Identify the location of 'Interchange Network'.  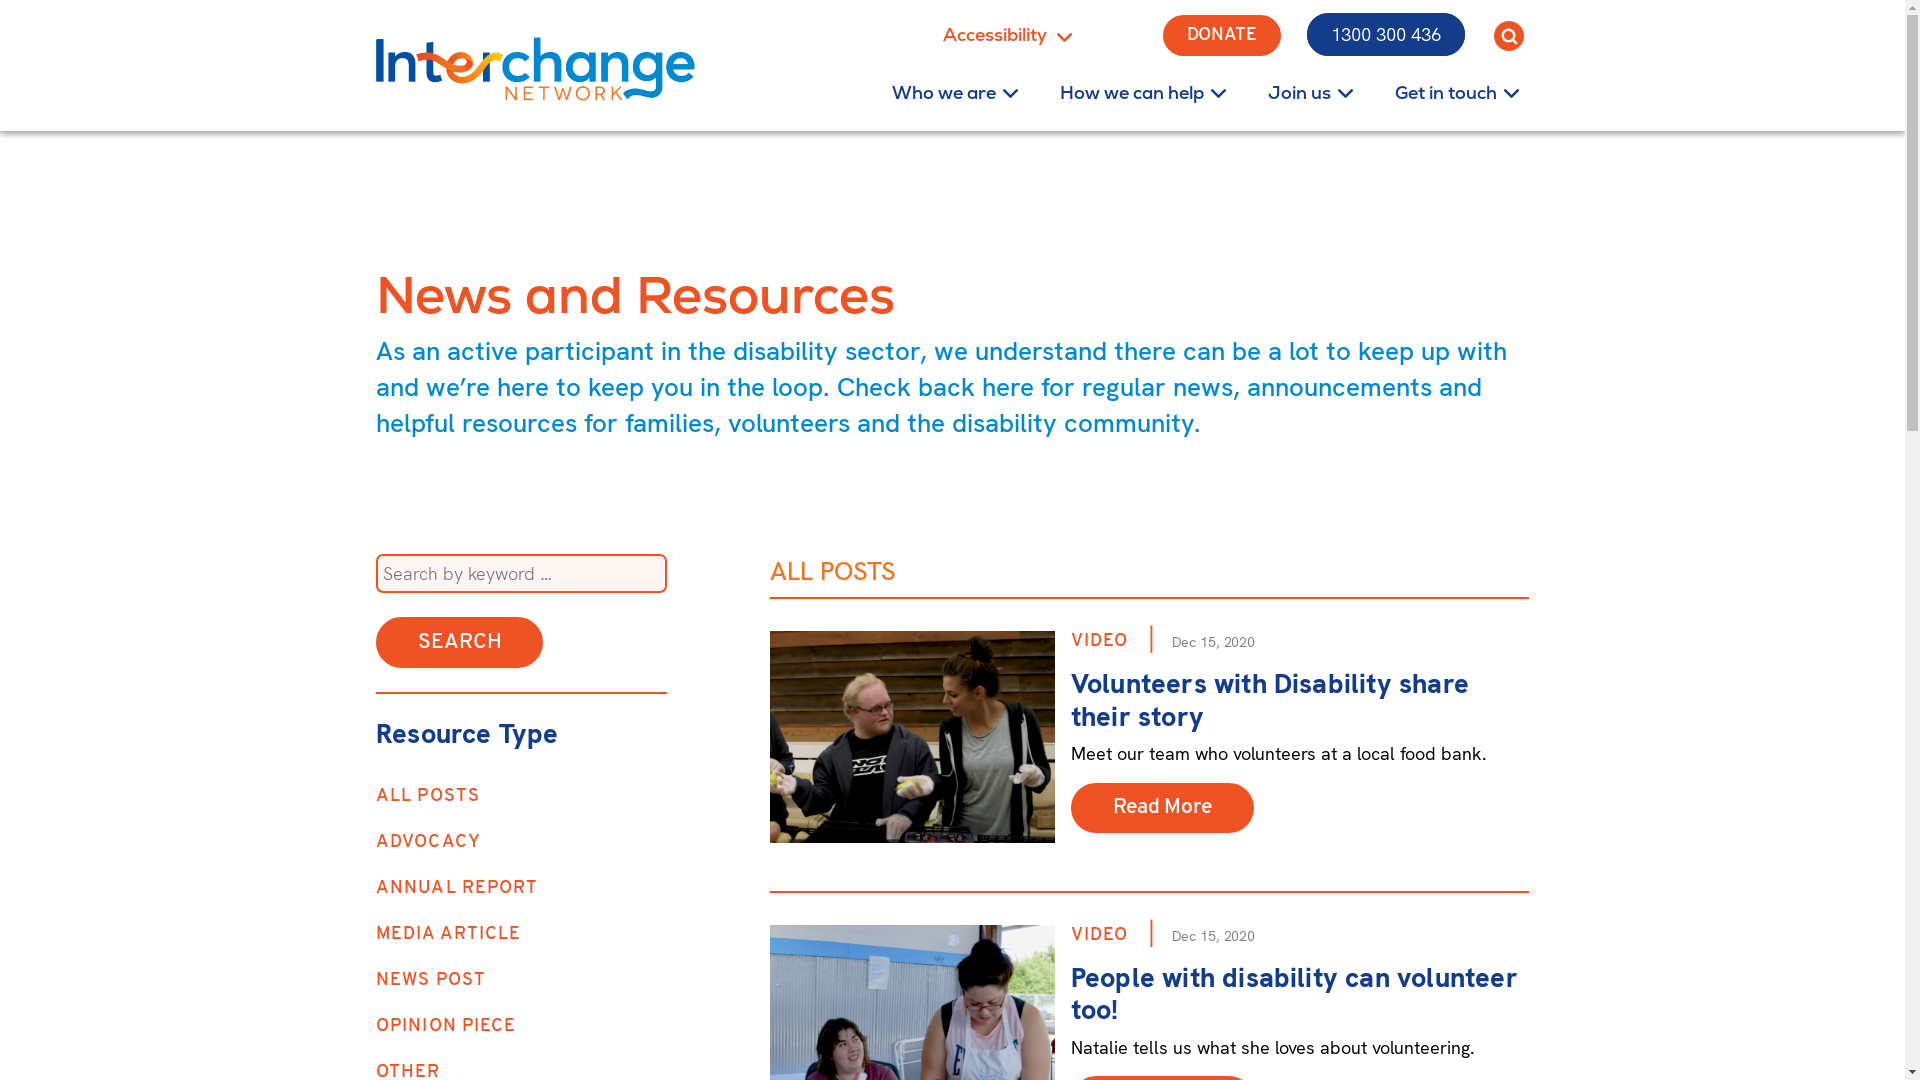
(535, 68).